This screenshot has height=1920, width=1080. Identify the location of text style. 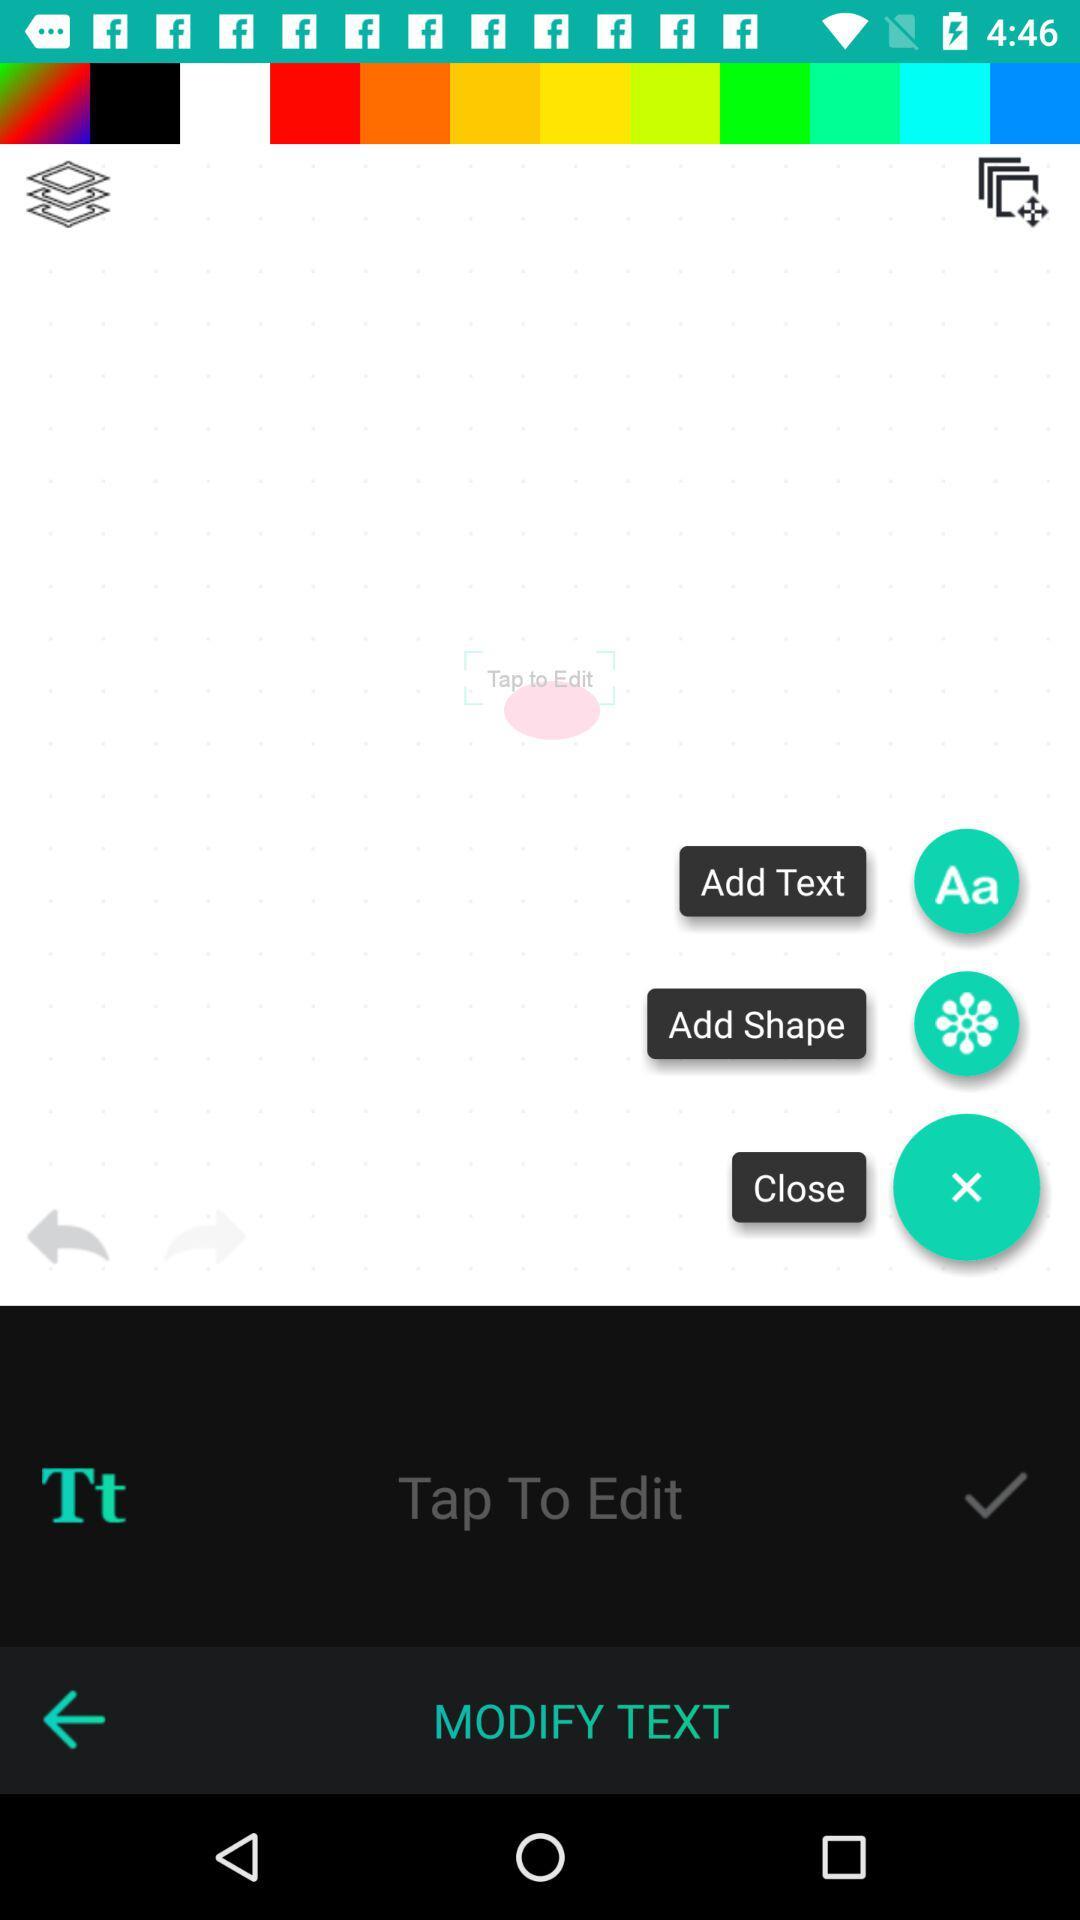
(83, 1496).